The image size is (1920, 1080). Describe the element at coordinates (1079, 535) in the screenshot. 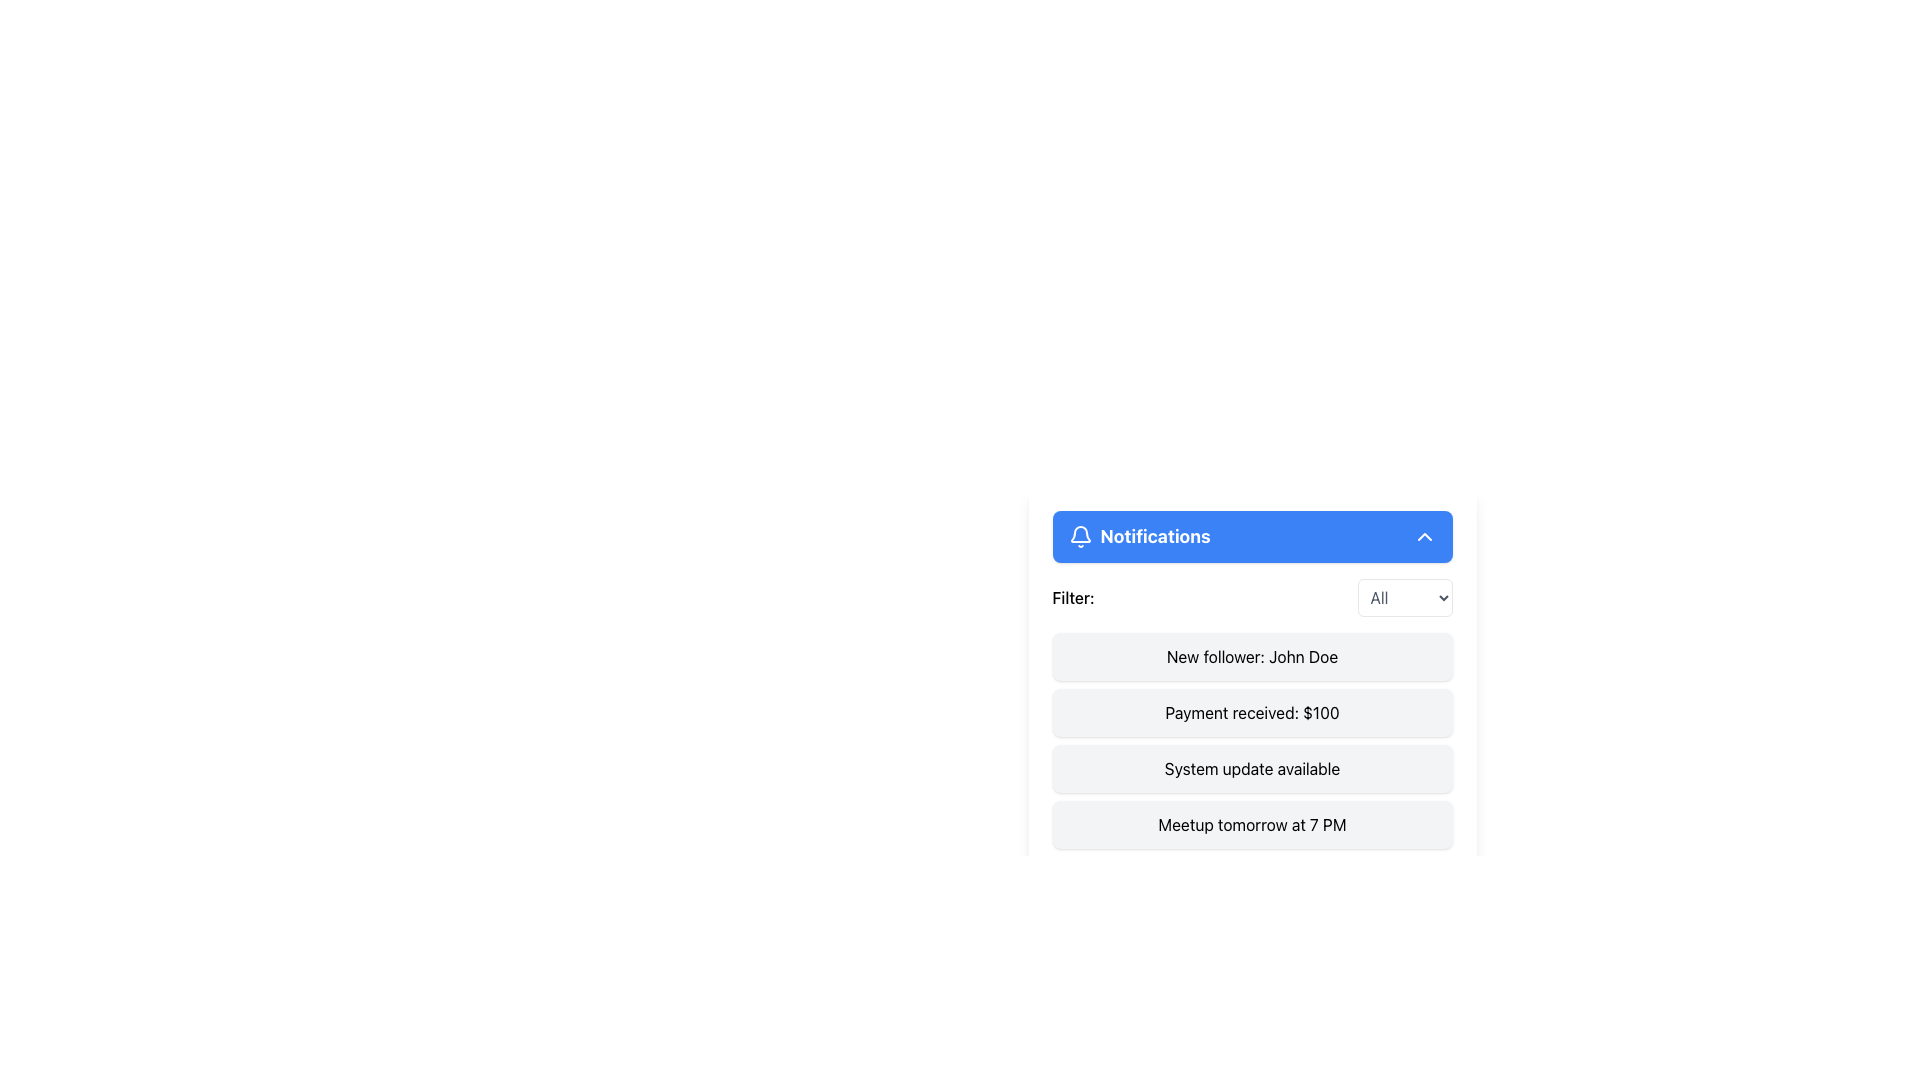

I see `the bell icon located on the left side of the blue header bar labeled 'Notifications'` at that location.